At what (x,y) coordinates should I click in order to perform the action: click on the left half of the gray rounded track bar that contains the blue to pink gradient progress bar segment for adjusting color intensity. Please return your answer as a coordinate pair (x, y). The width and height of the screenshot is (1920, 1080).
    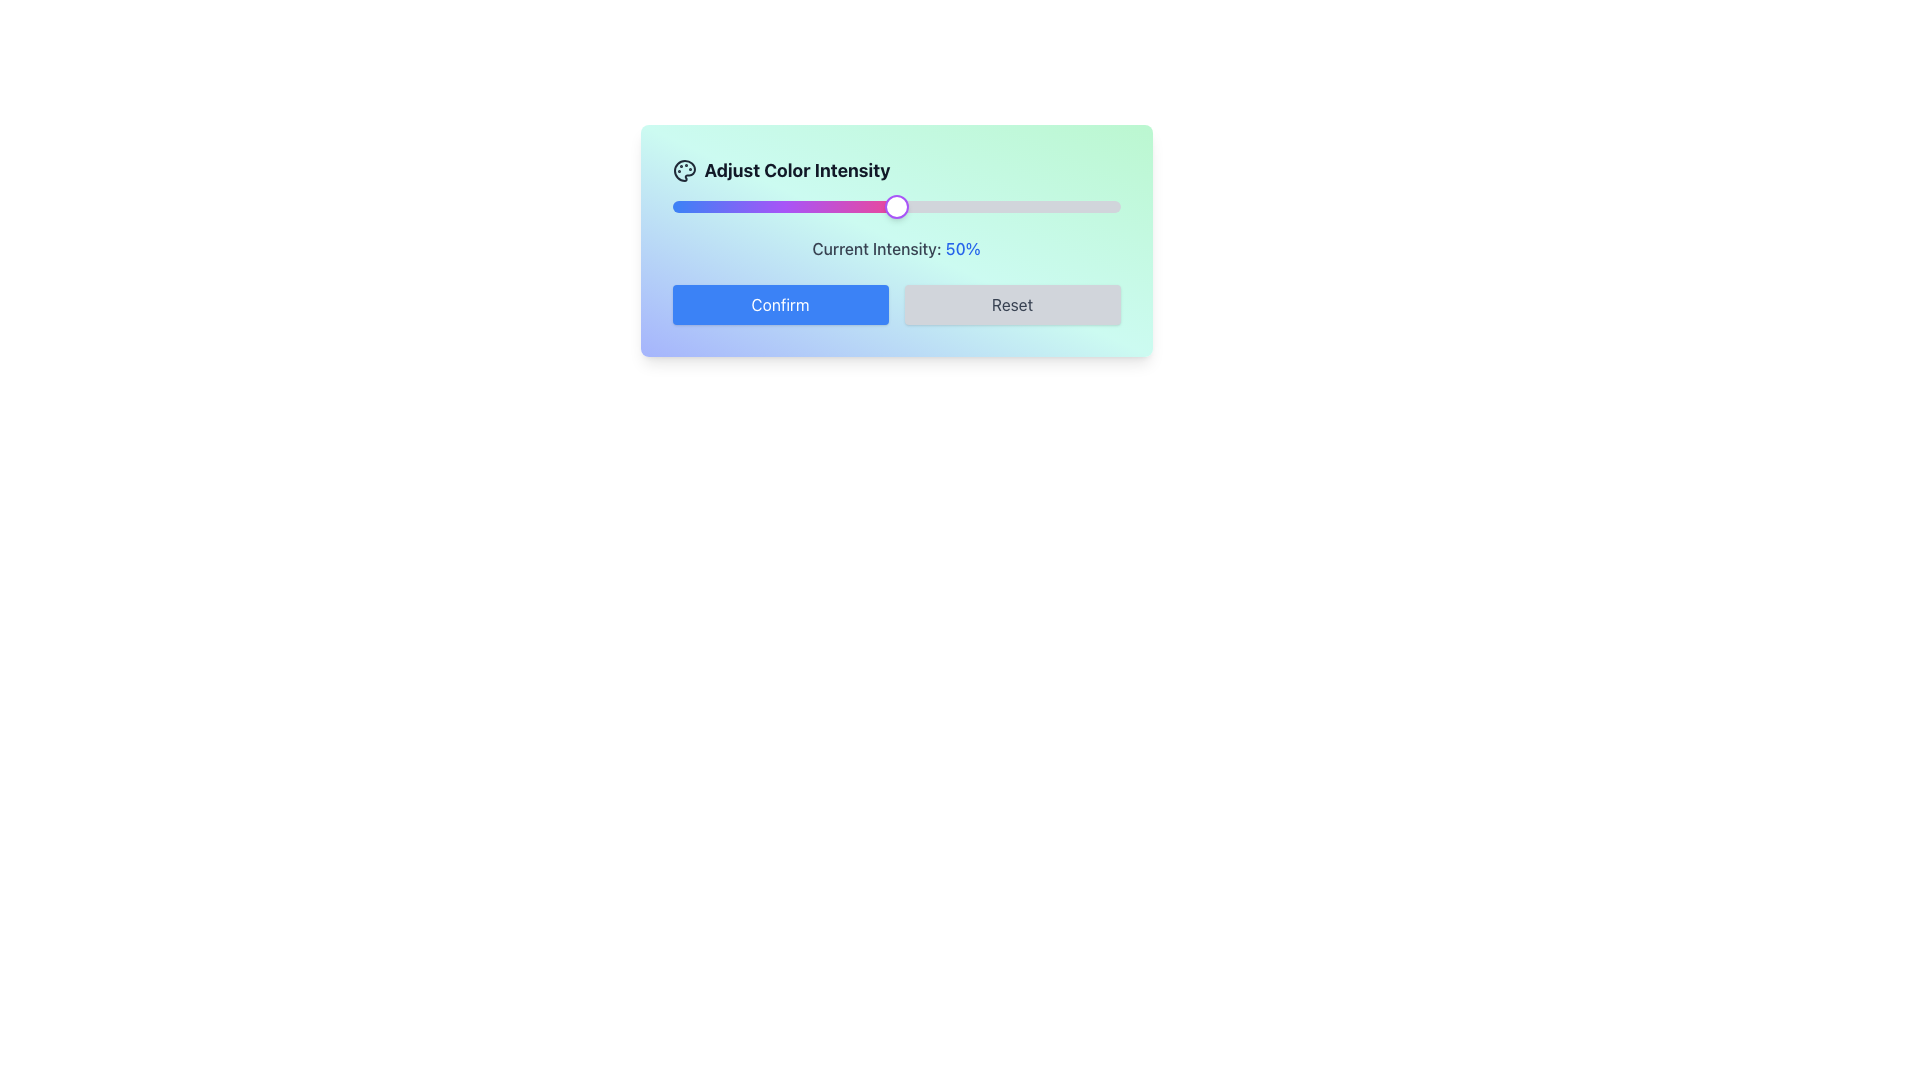
    Looking at the image, I should click on (783, 207).